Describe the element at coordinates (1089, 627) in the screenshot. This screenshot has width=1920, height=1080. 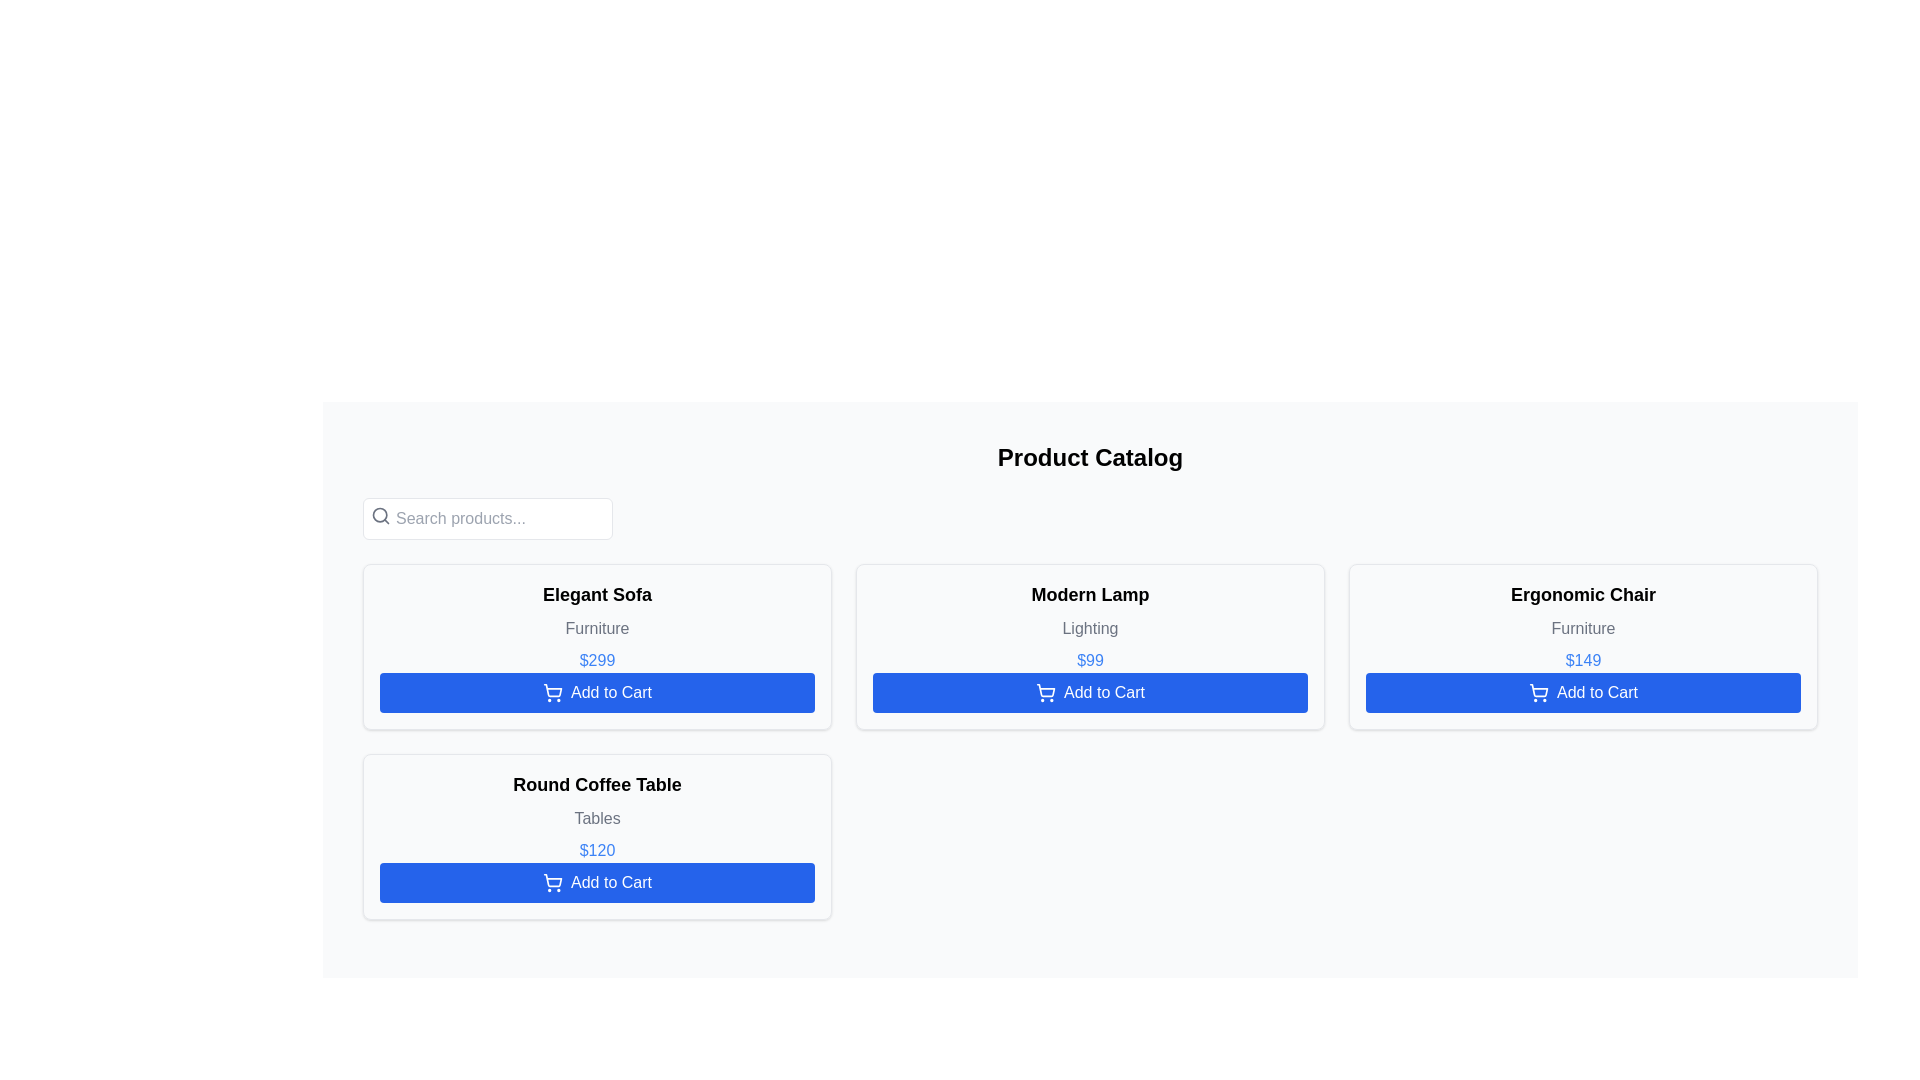
I see `the label categorizing the product as part of the lighting collection, located under the title 'Modern Lamp' on the second product card in the top row` at that location.